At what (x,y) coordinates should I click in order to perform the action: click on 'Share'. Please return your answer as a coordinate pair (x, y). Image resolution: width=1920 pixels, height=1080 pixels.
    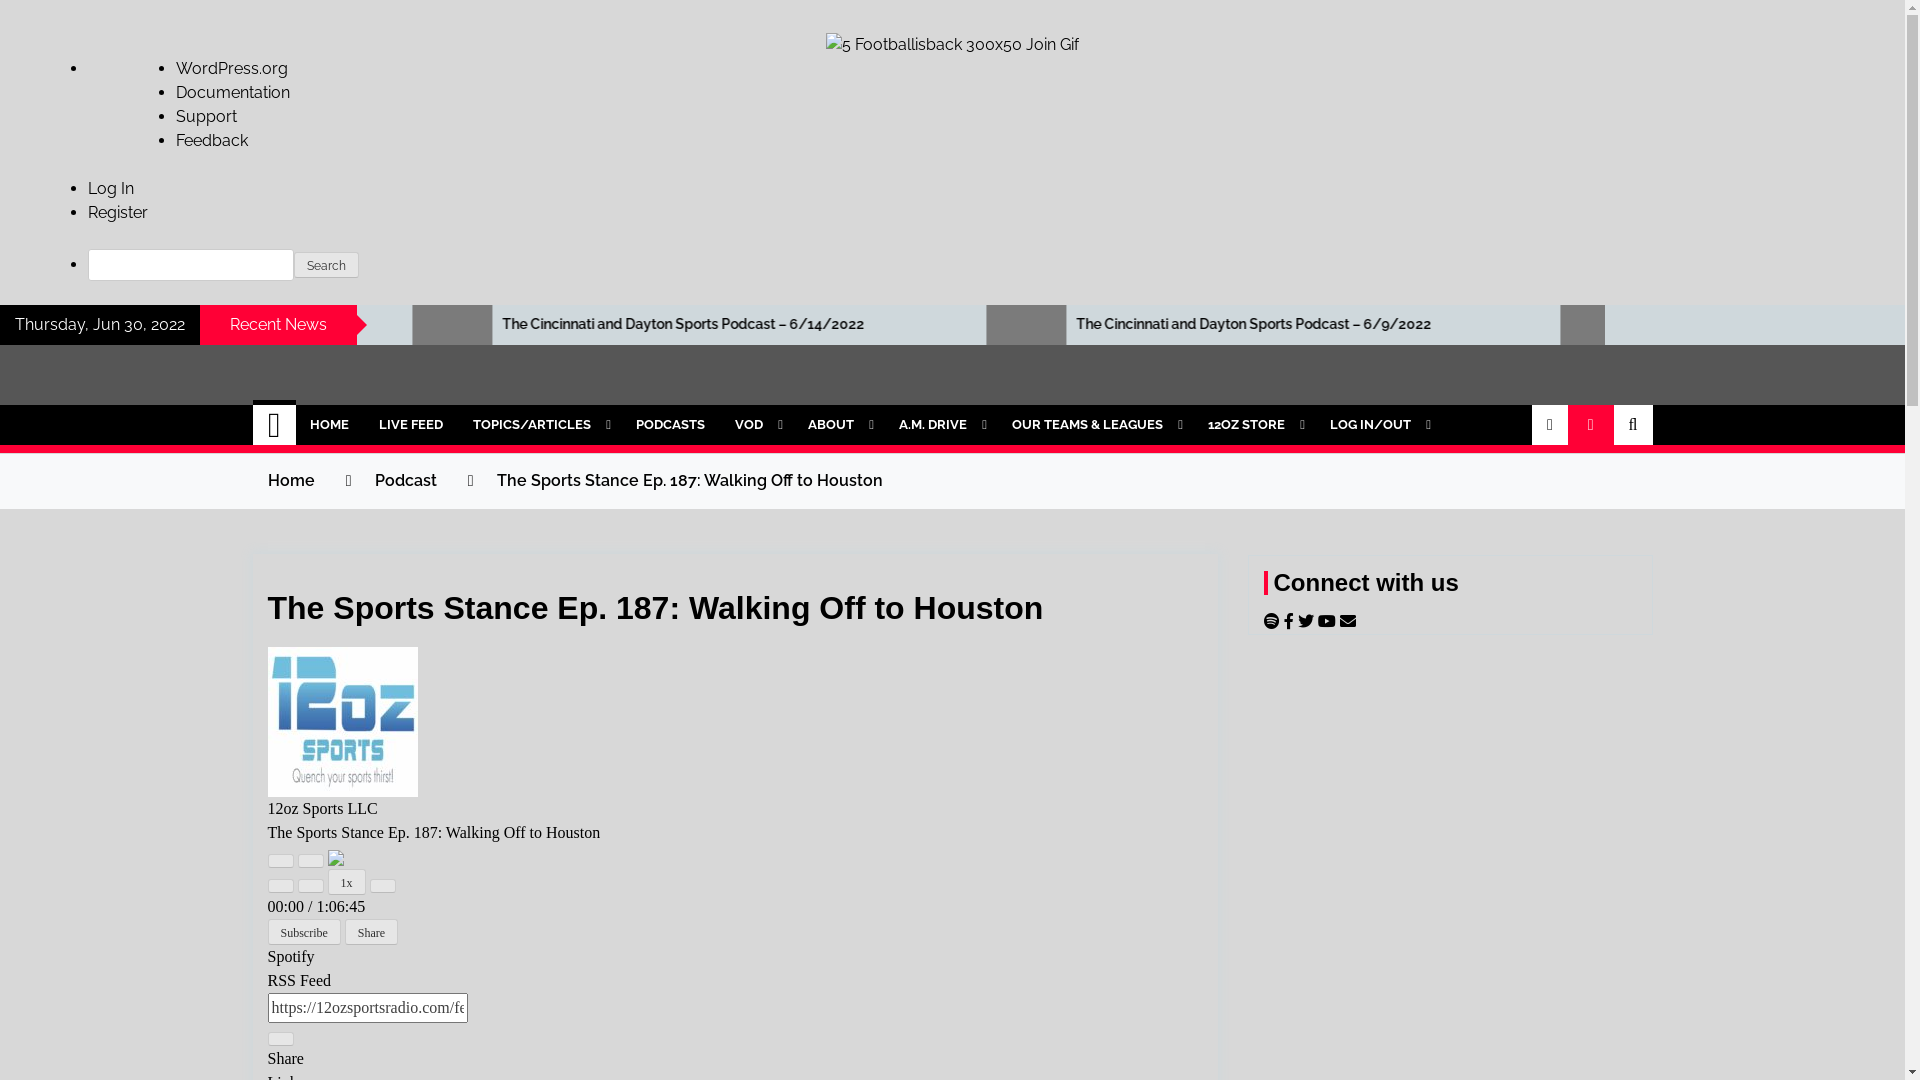
    Looking at the image, I should click on (371, 932).